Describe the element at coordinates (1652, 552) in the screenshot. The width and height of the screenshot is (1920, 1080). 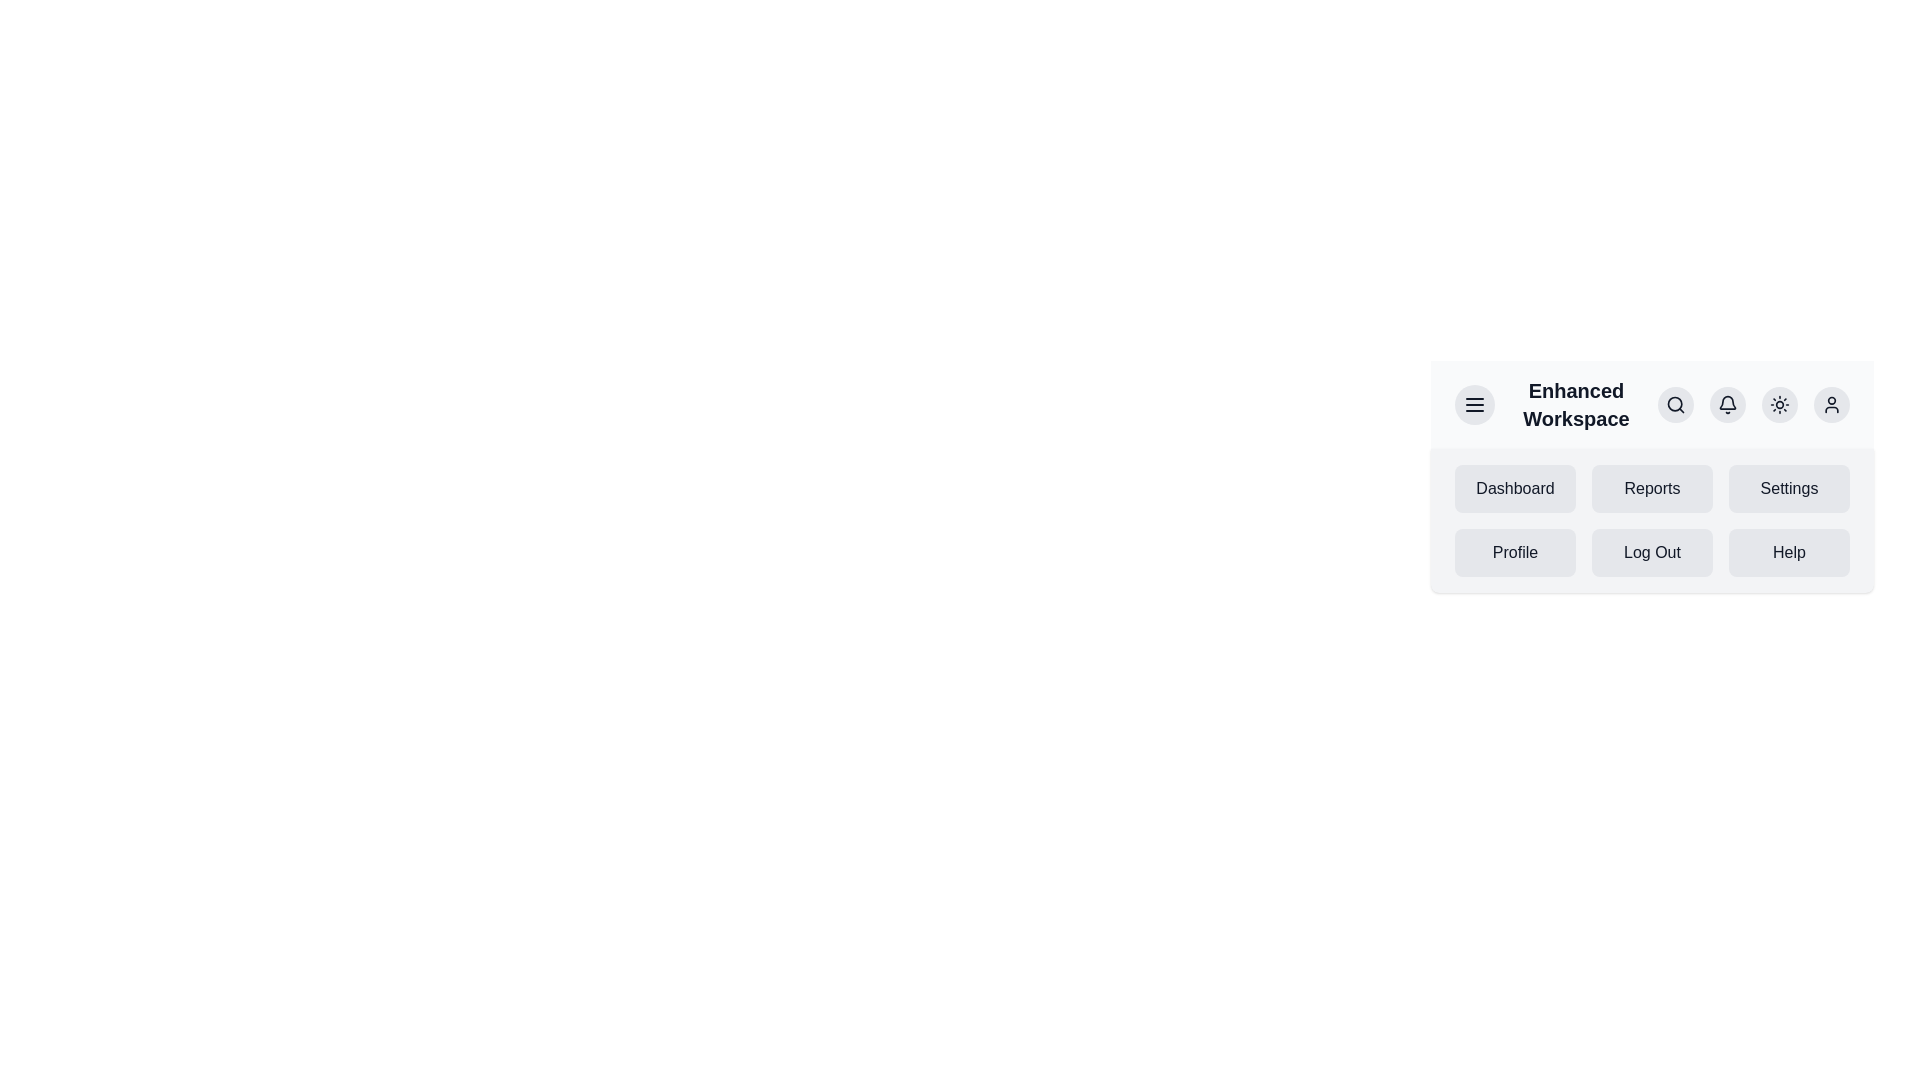
I see `the menu item Log Out by clicking on it` at that location.